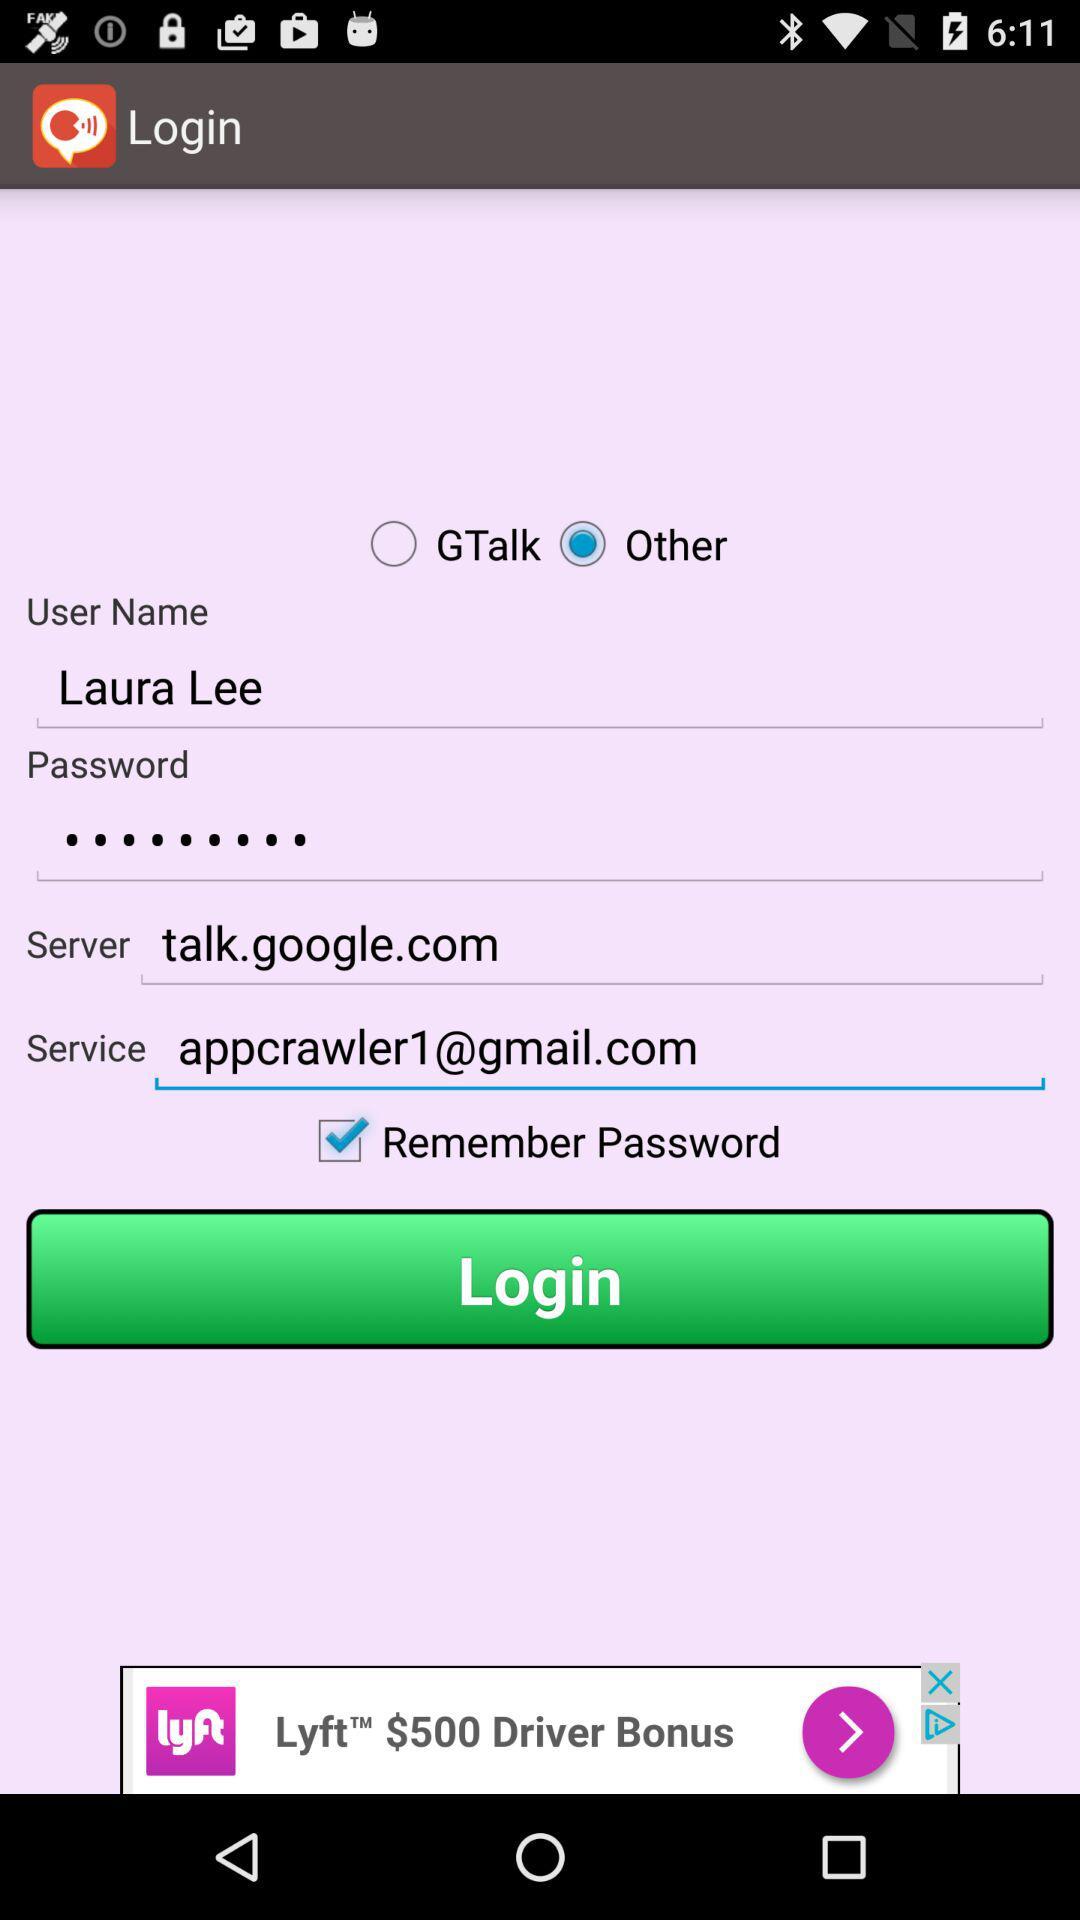  I want to click on advertisement, so click(540, 1727).